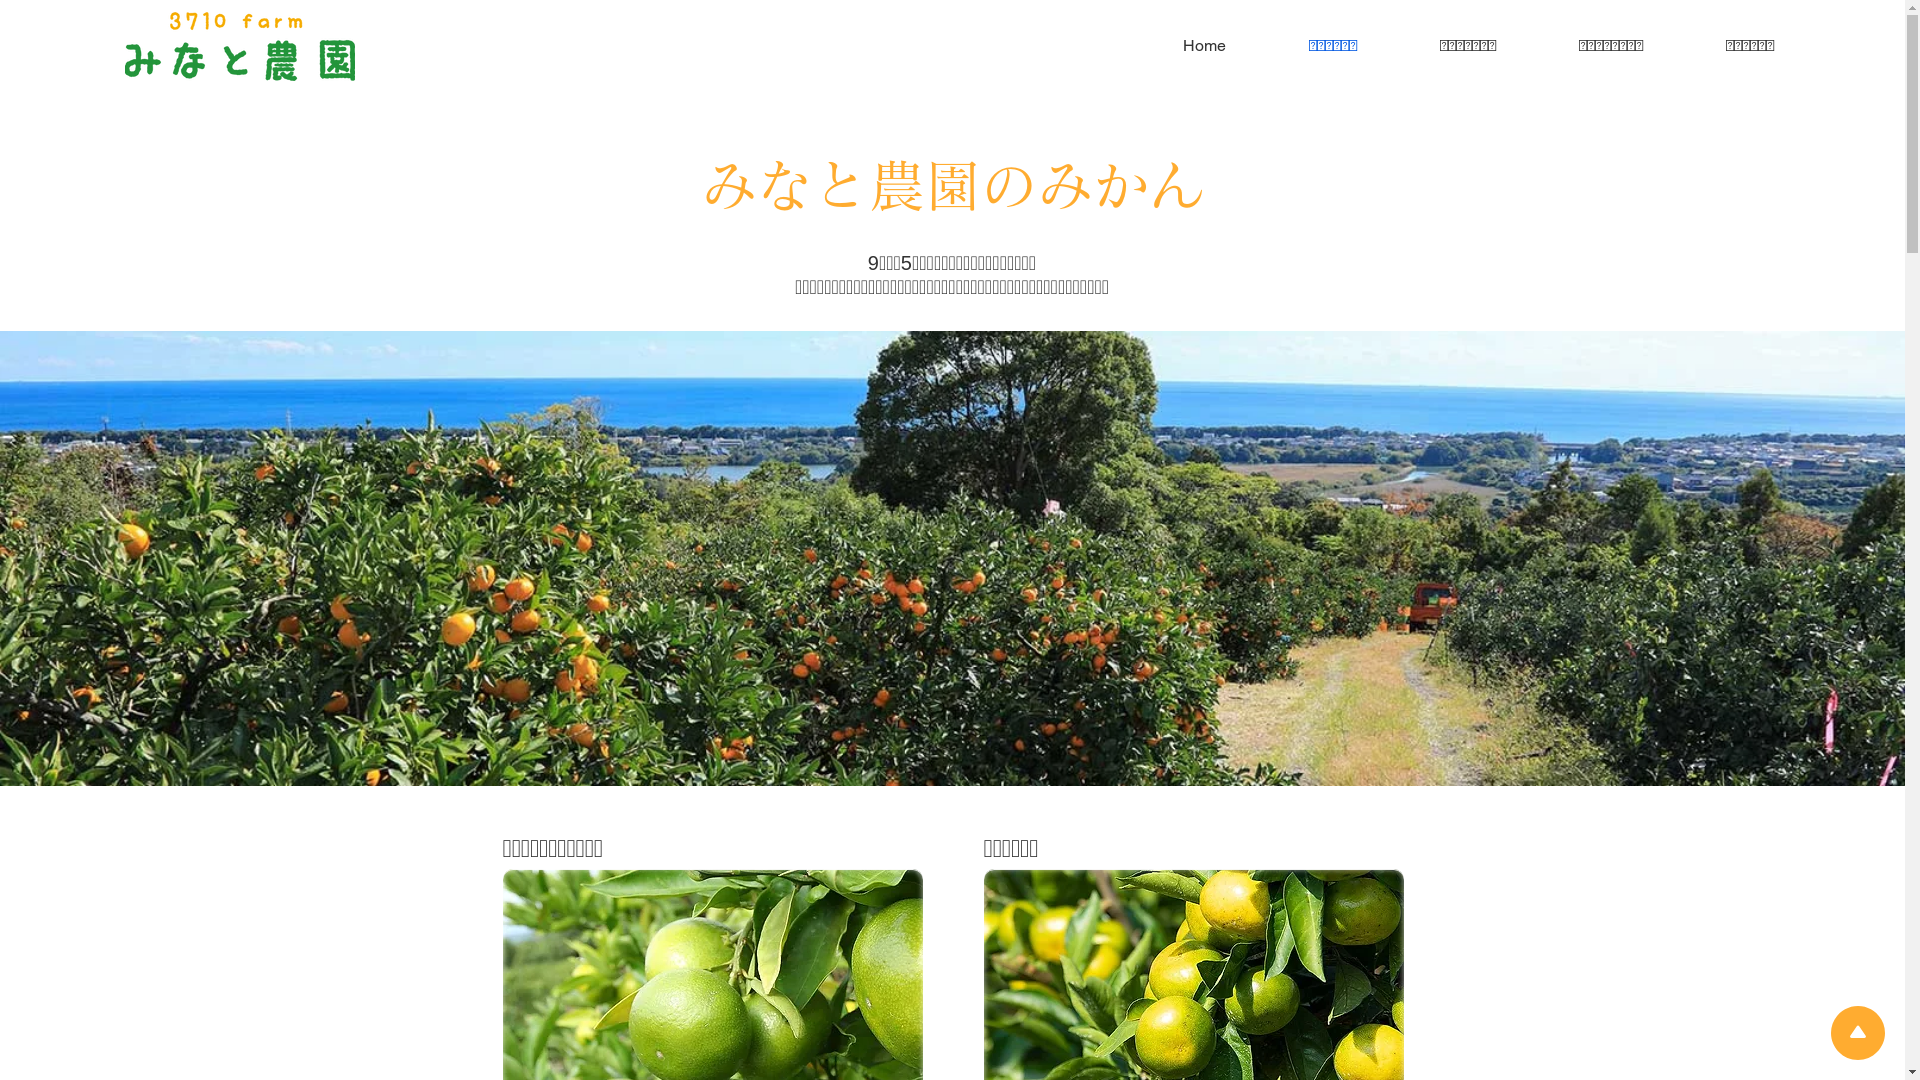  I want to click on 'Home', so click(1177, 45).